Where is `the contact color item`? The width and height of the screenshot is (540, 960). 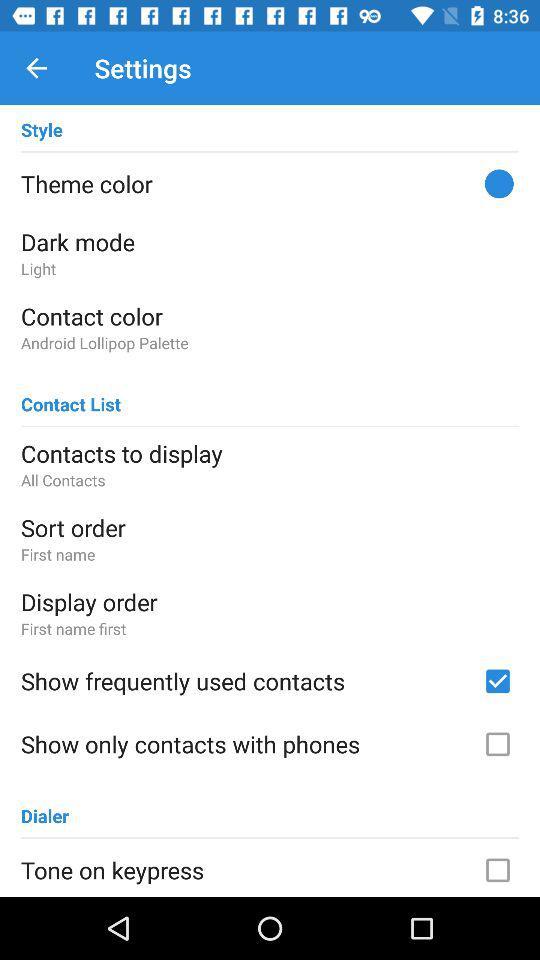 the contact color item is located at coordinates (270, 316).